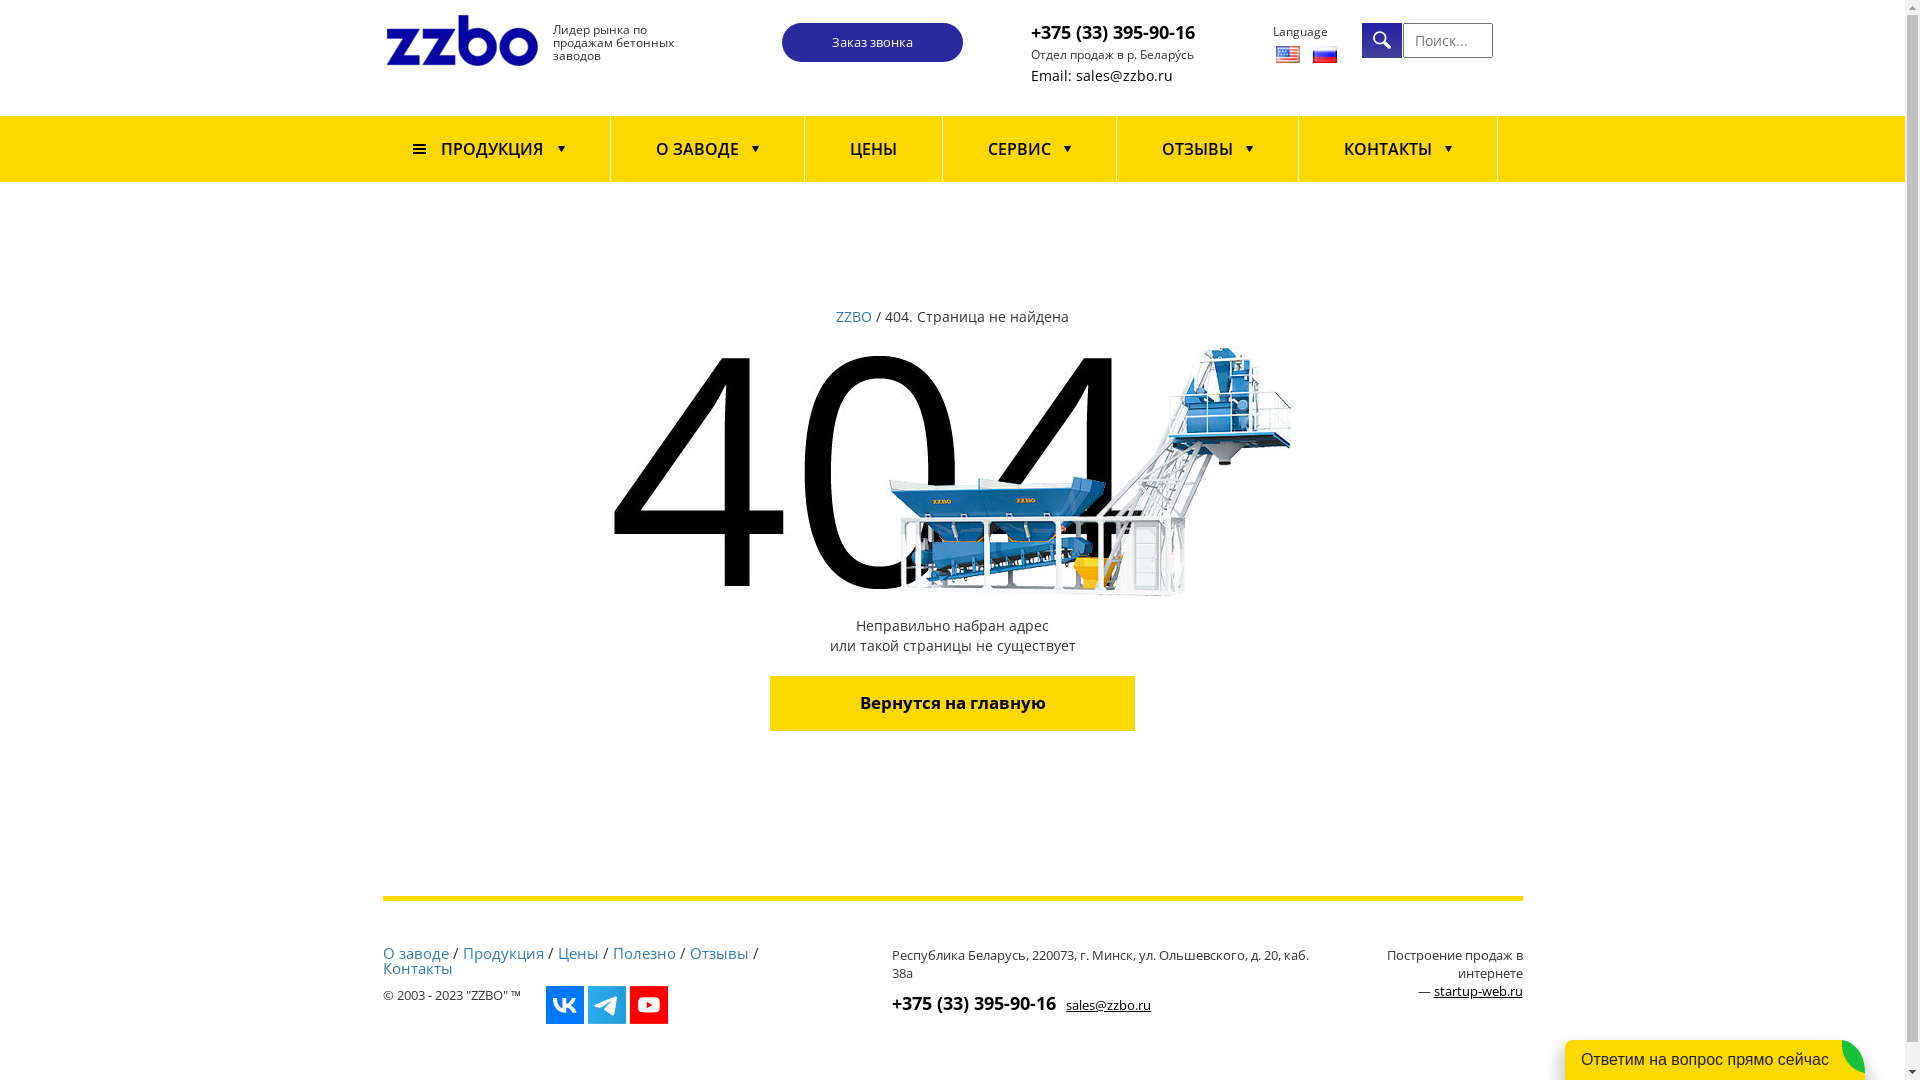 This screenshot has width=1920, height=1080. Describe the element at coordinates (1433, 991) in the screenshot. I see `'startup-web.ru'` at that location.